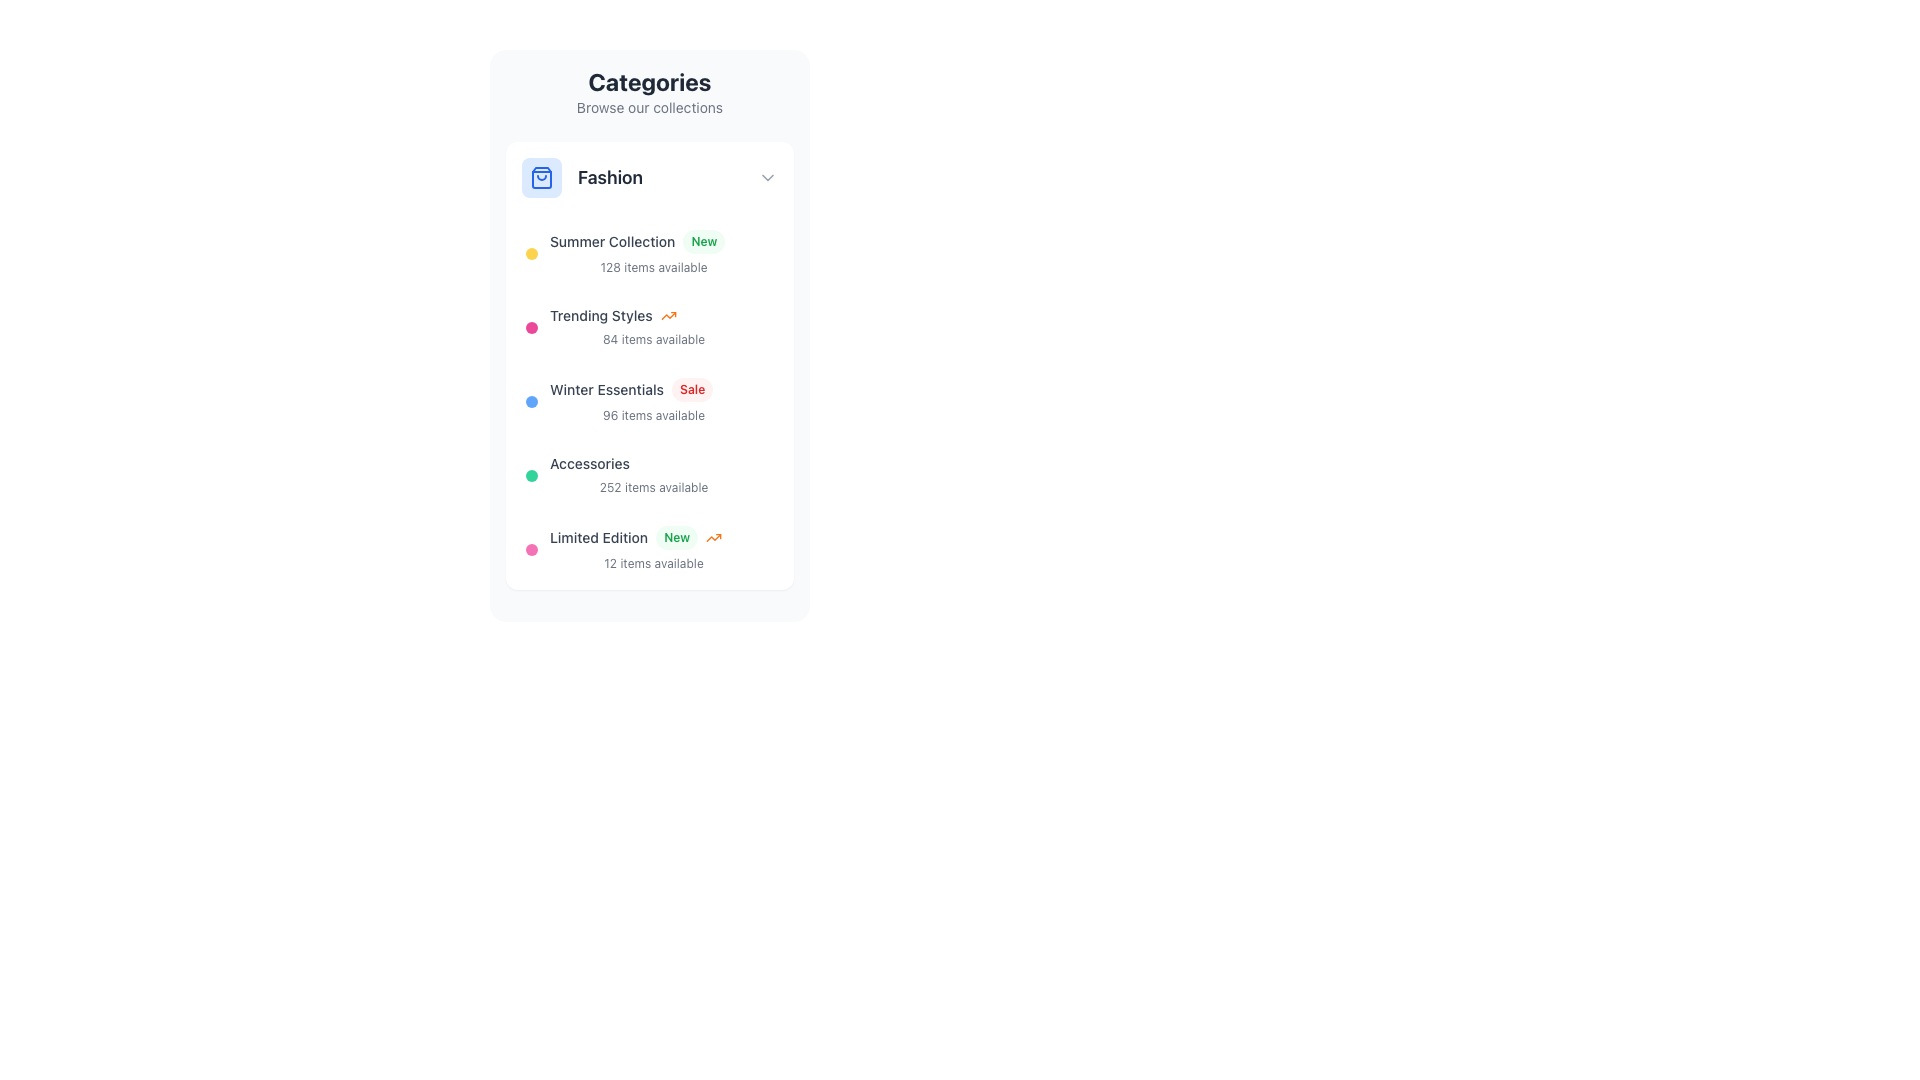  Describe the element at coordinates (689, 536) in the screenshot. I see `the 'New' badge component located to the right of the 'Limited Edition' text in the Fashion category box` at that location.